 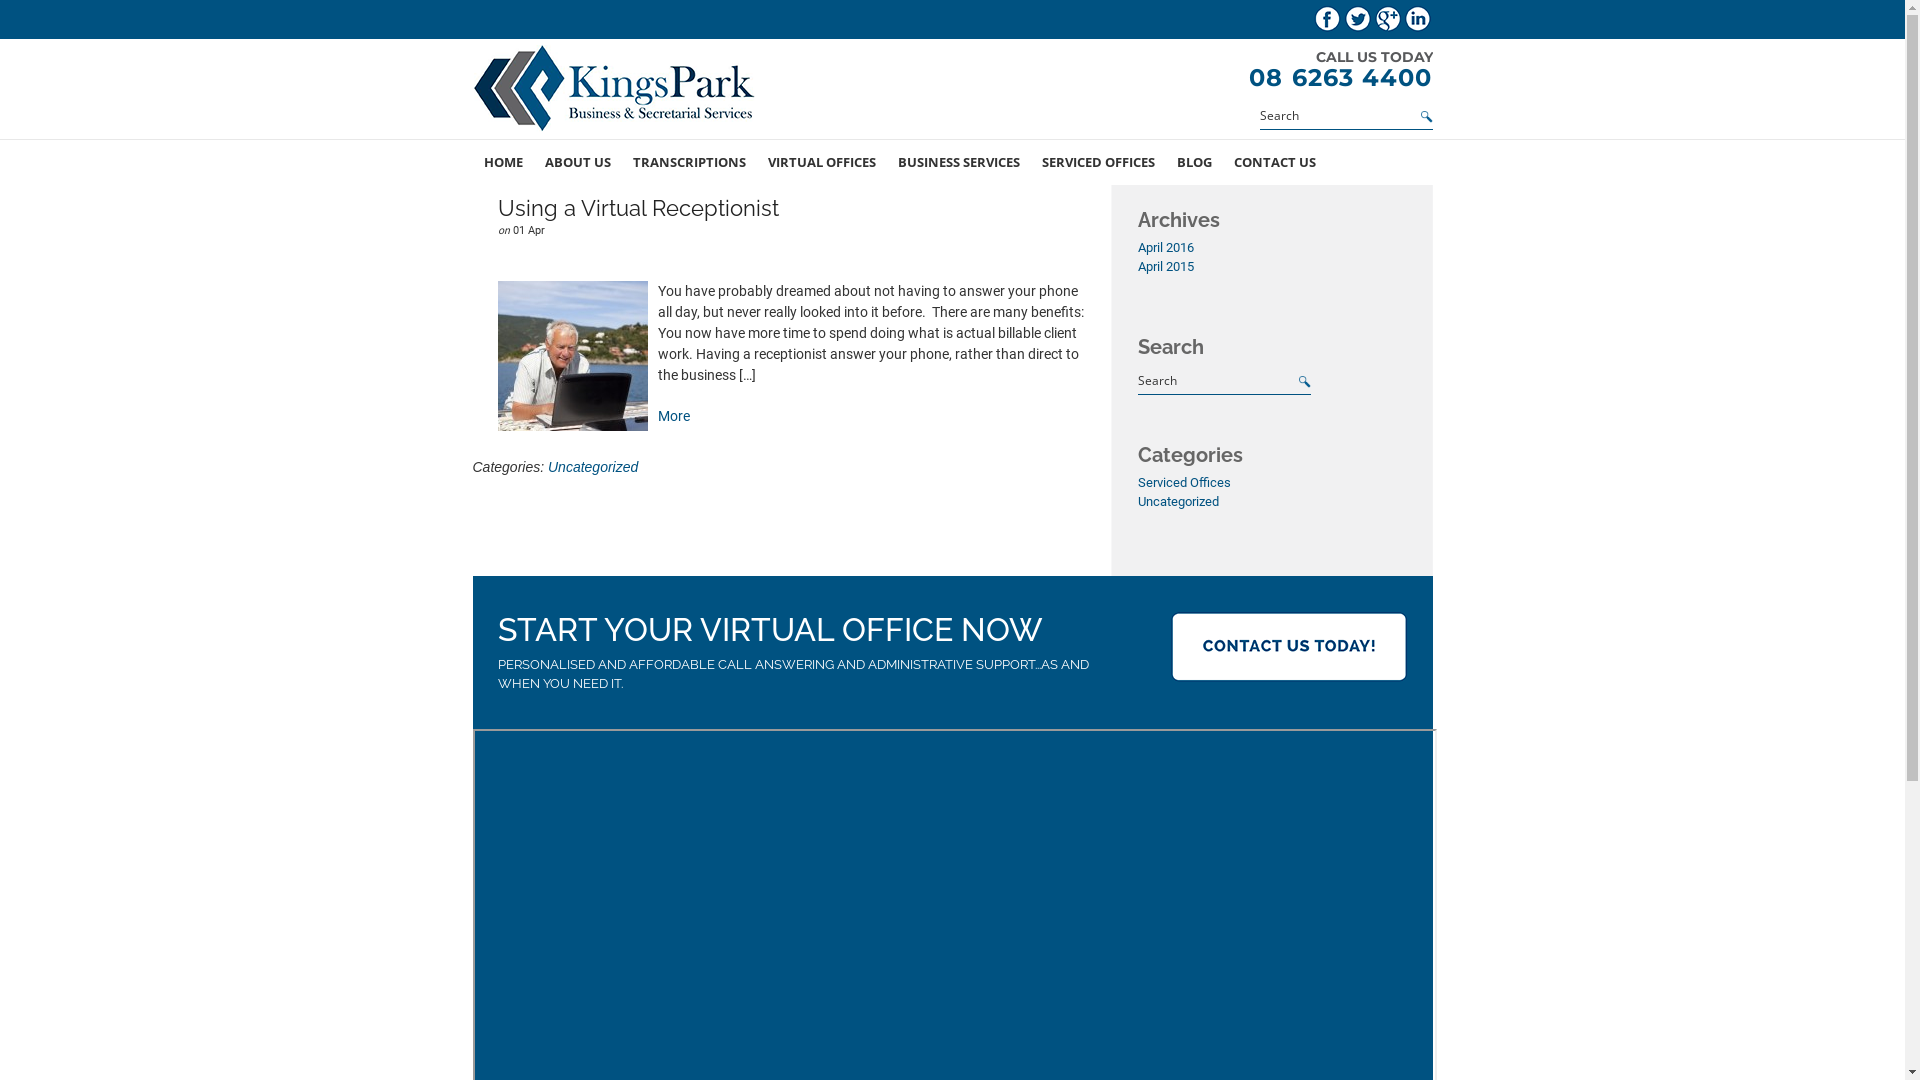 I want to click on 'VIRTUAL OFFICES', so click(x=754, y=161).